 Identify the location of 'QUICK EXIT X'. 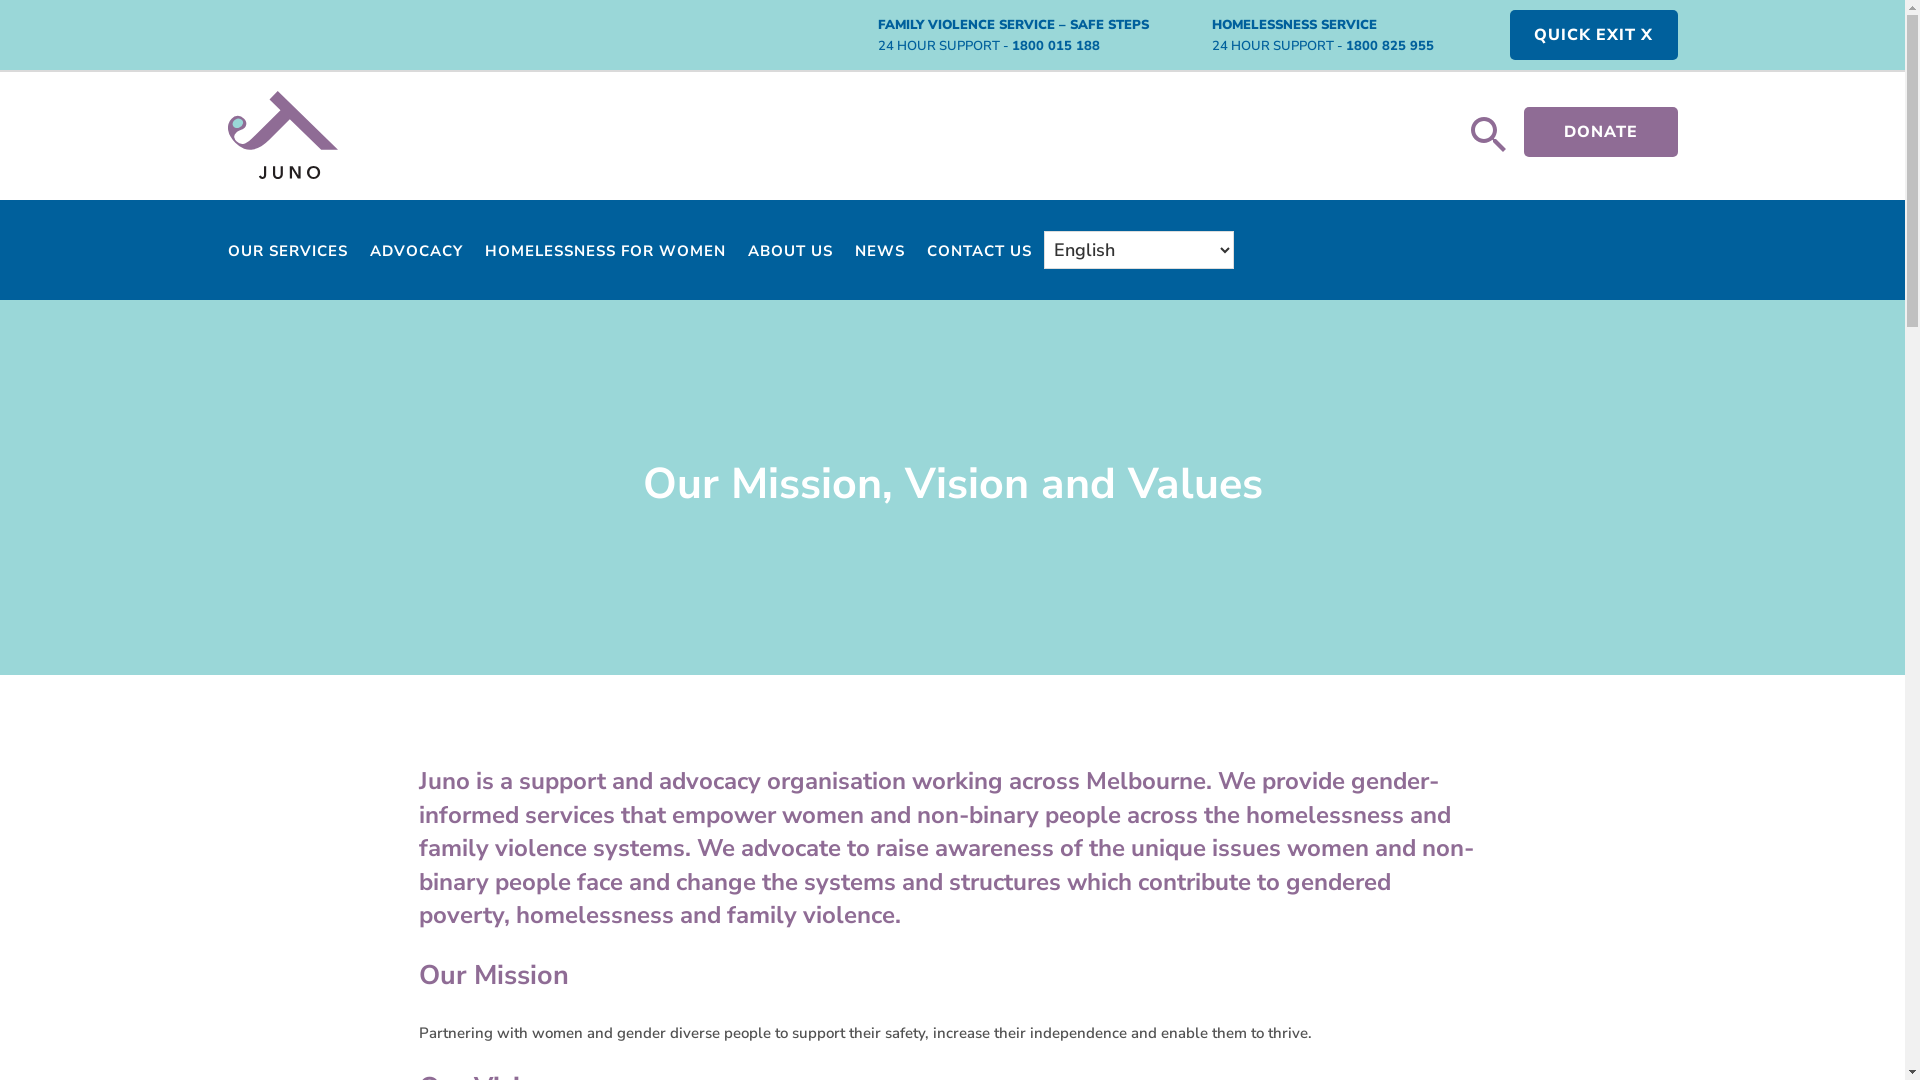
(1592, 34).